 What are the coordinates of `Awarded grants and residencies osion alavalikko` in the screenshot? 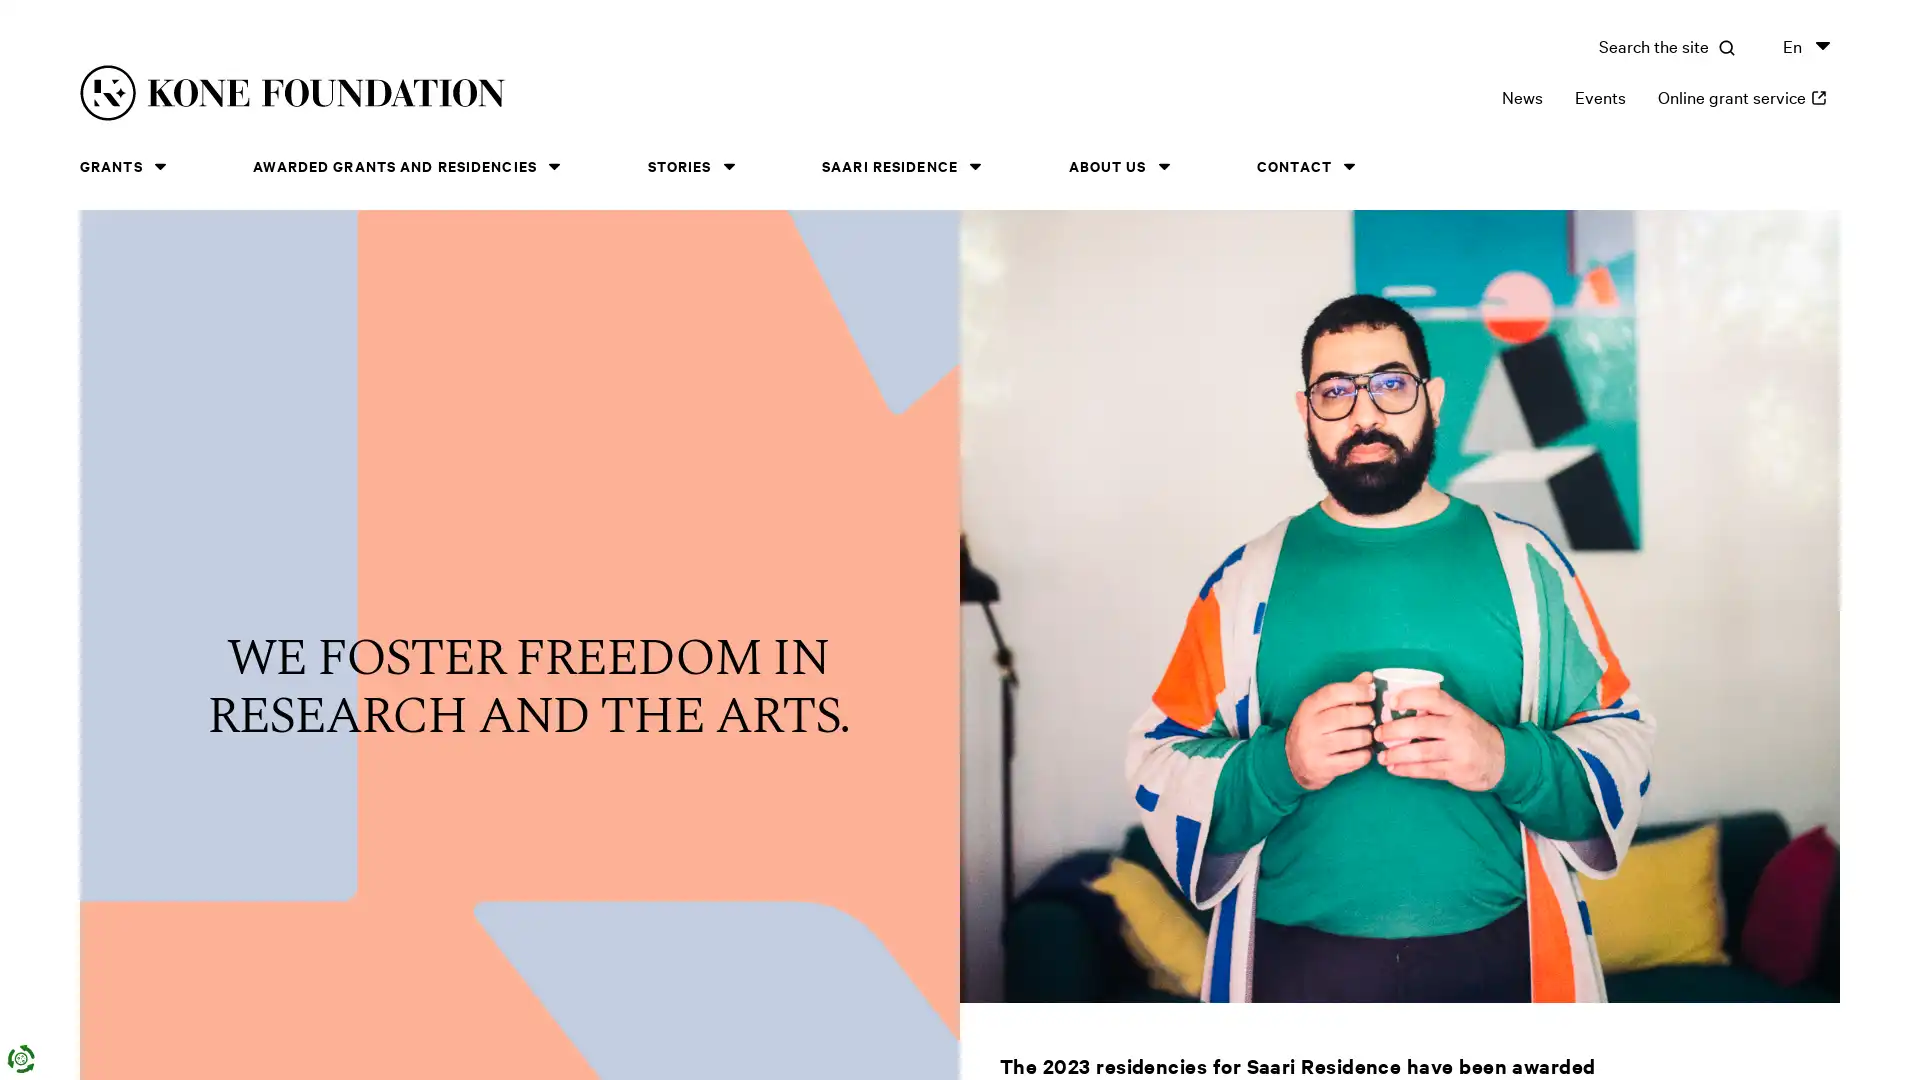 It's located at (553, 165).